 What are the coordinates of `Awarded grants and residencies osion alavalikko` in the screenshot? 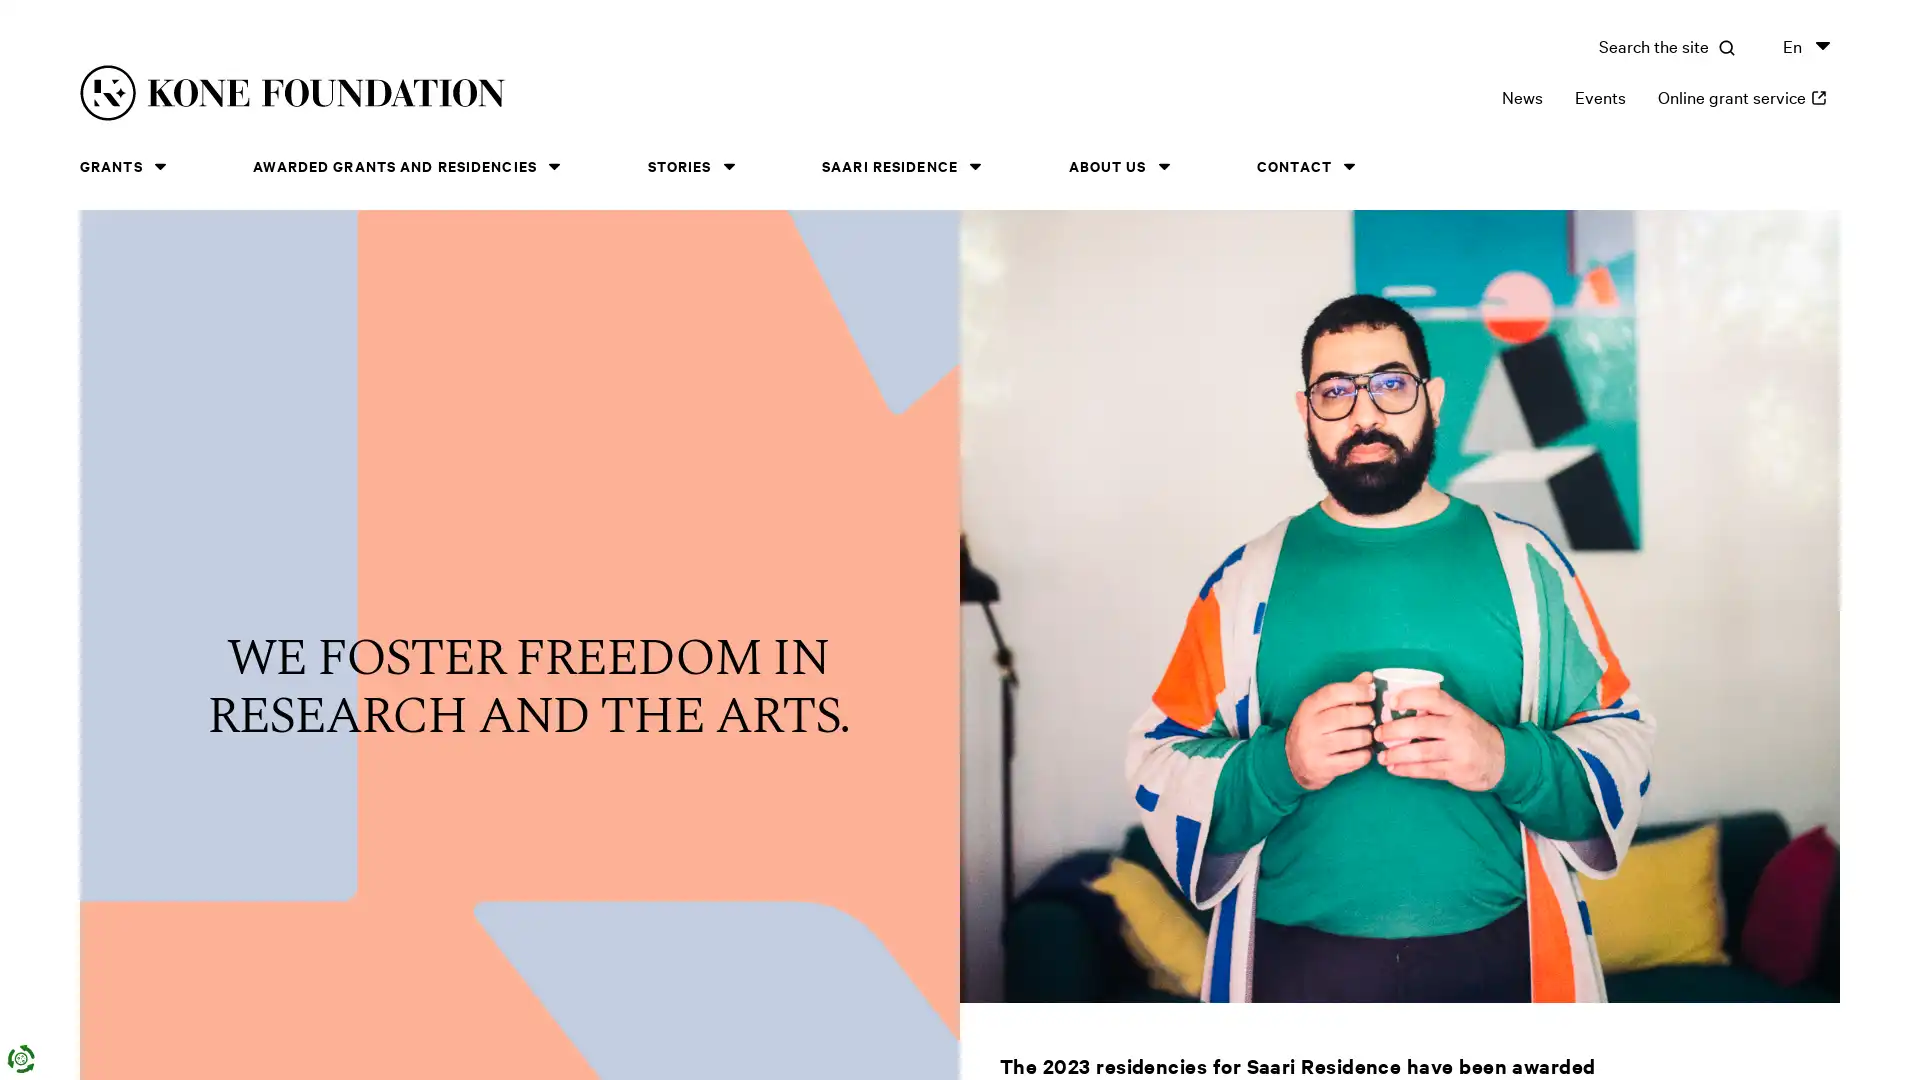 It's located at (553, 165).